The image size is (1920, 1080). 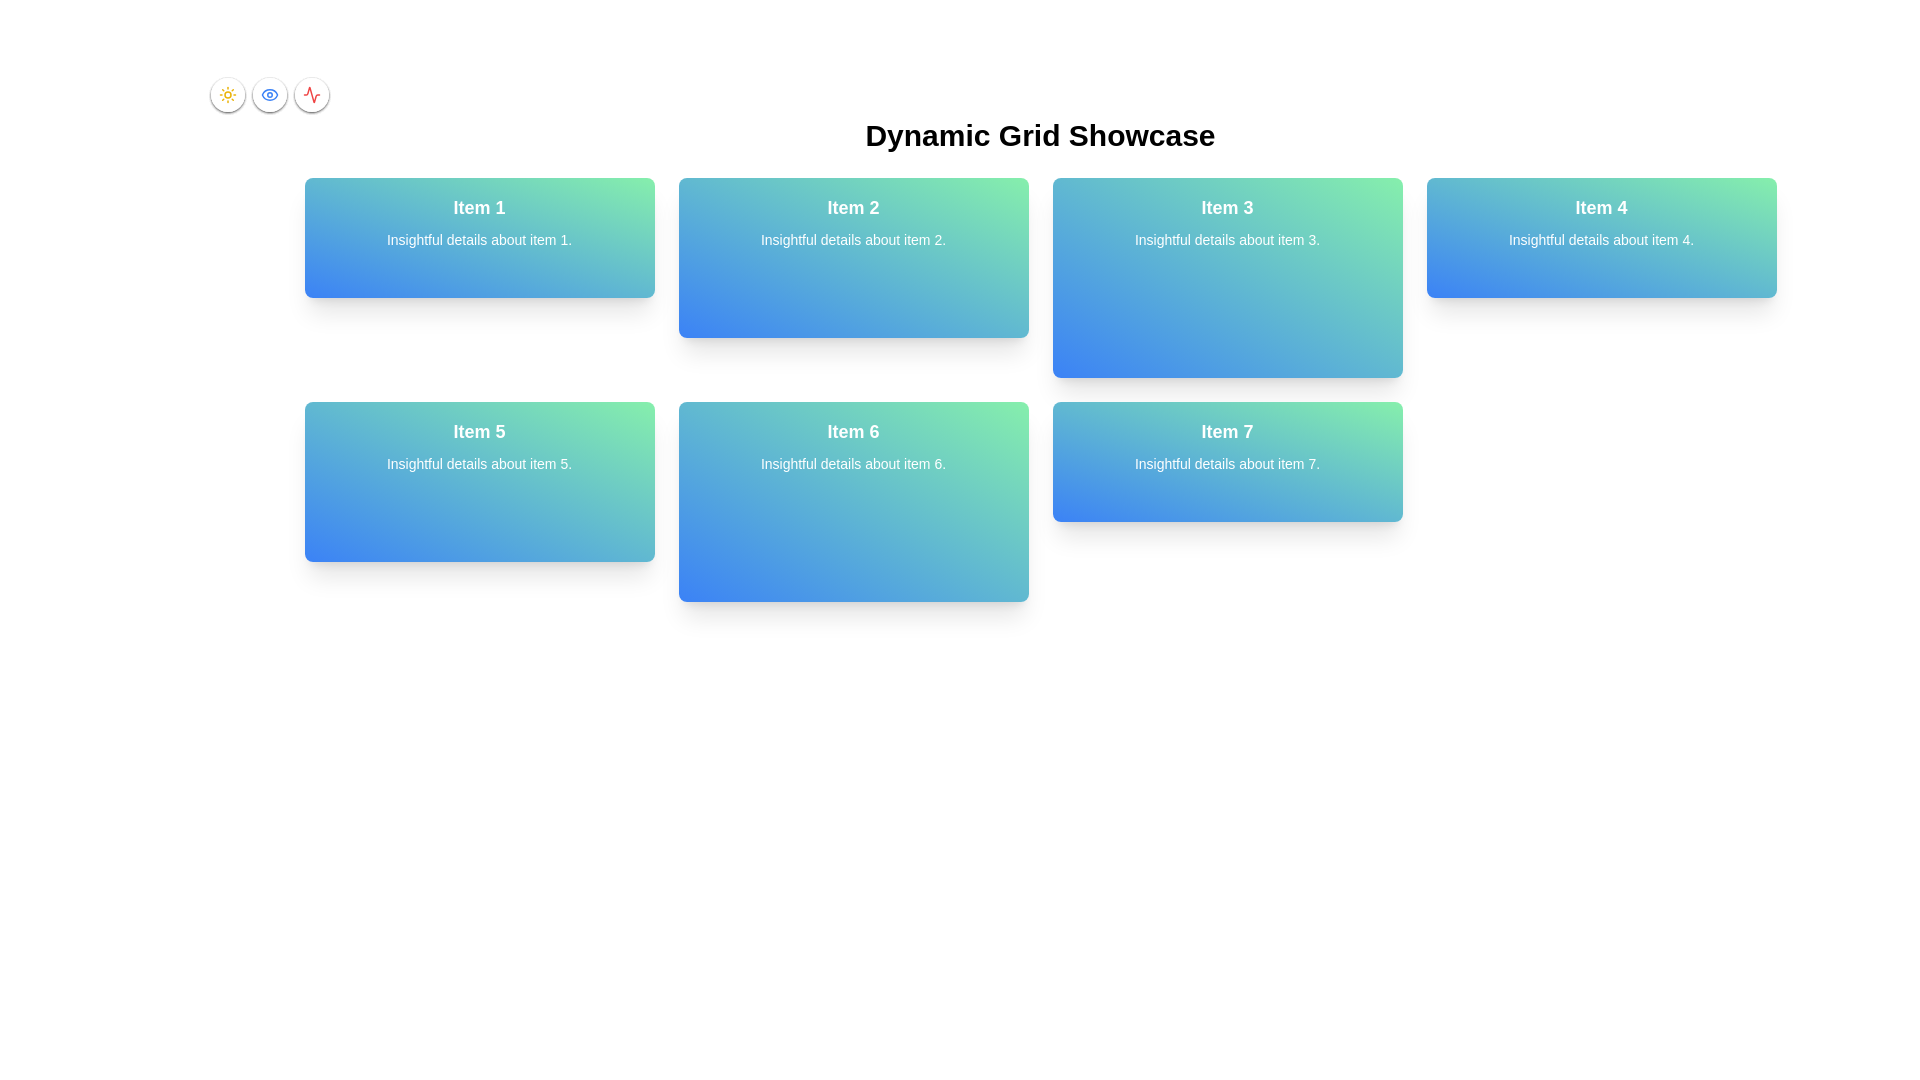 I want to click on the text element displaying 'Item 4', which is bold and white, located in the first row, fourth column of the grid layout, so click(x=1601, y=208).